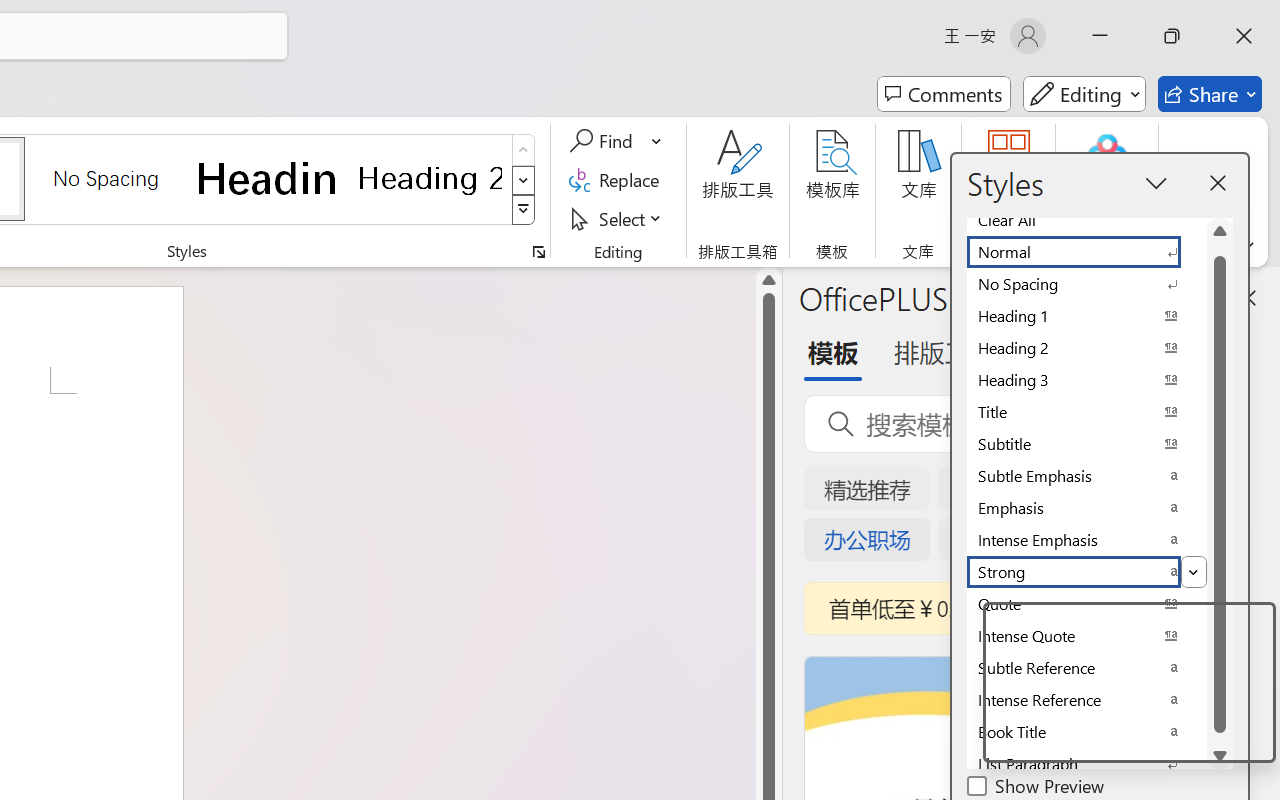 The image size is (1280, 800). What do you see at coordinates (1085, 284) in the screenshot?
I see `'No Spacing'` at bounding box center [1085, 284].